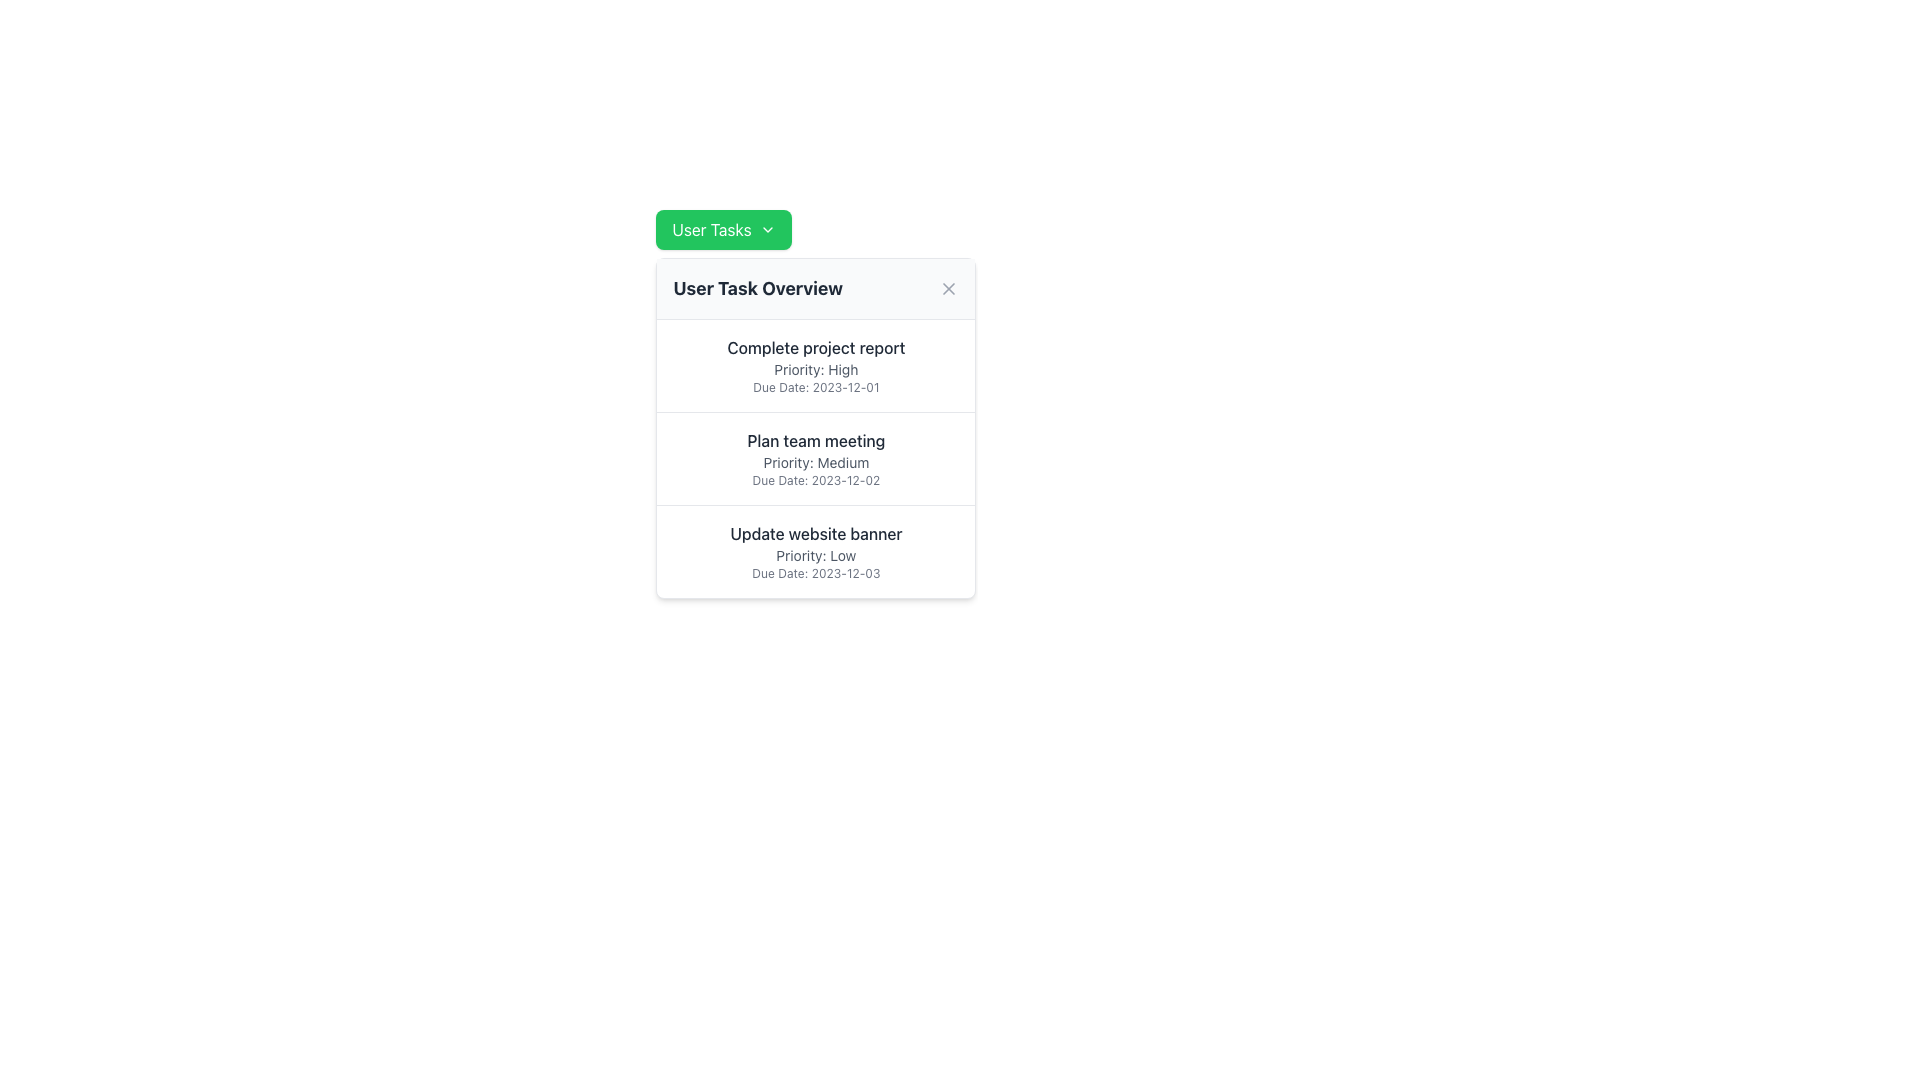  Describe the element at coordinates (816, 388) in the screenshot. I see `text label displaying 'Due Date: 2023-12-01', which is positioned below 'Priority: High' in the task list` at that location.